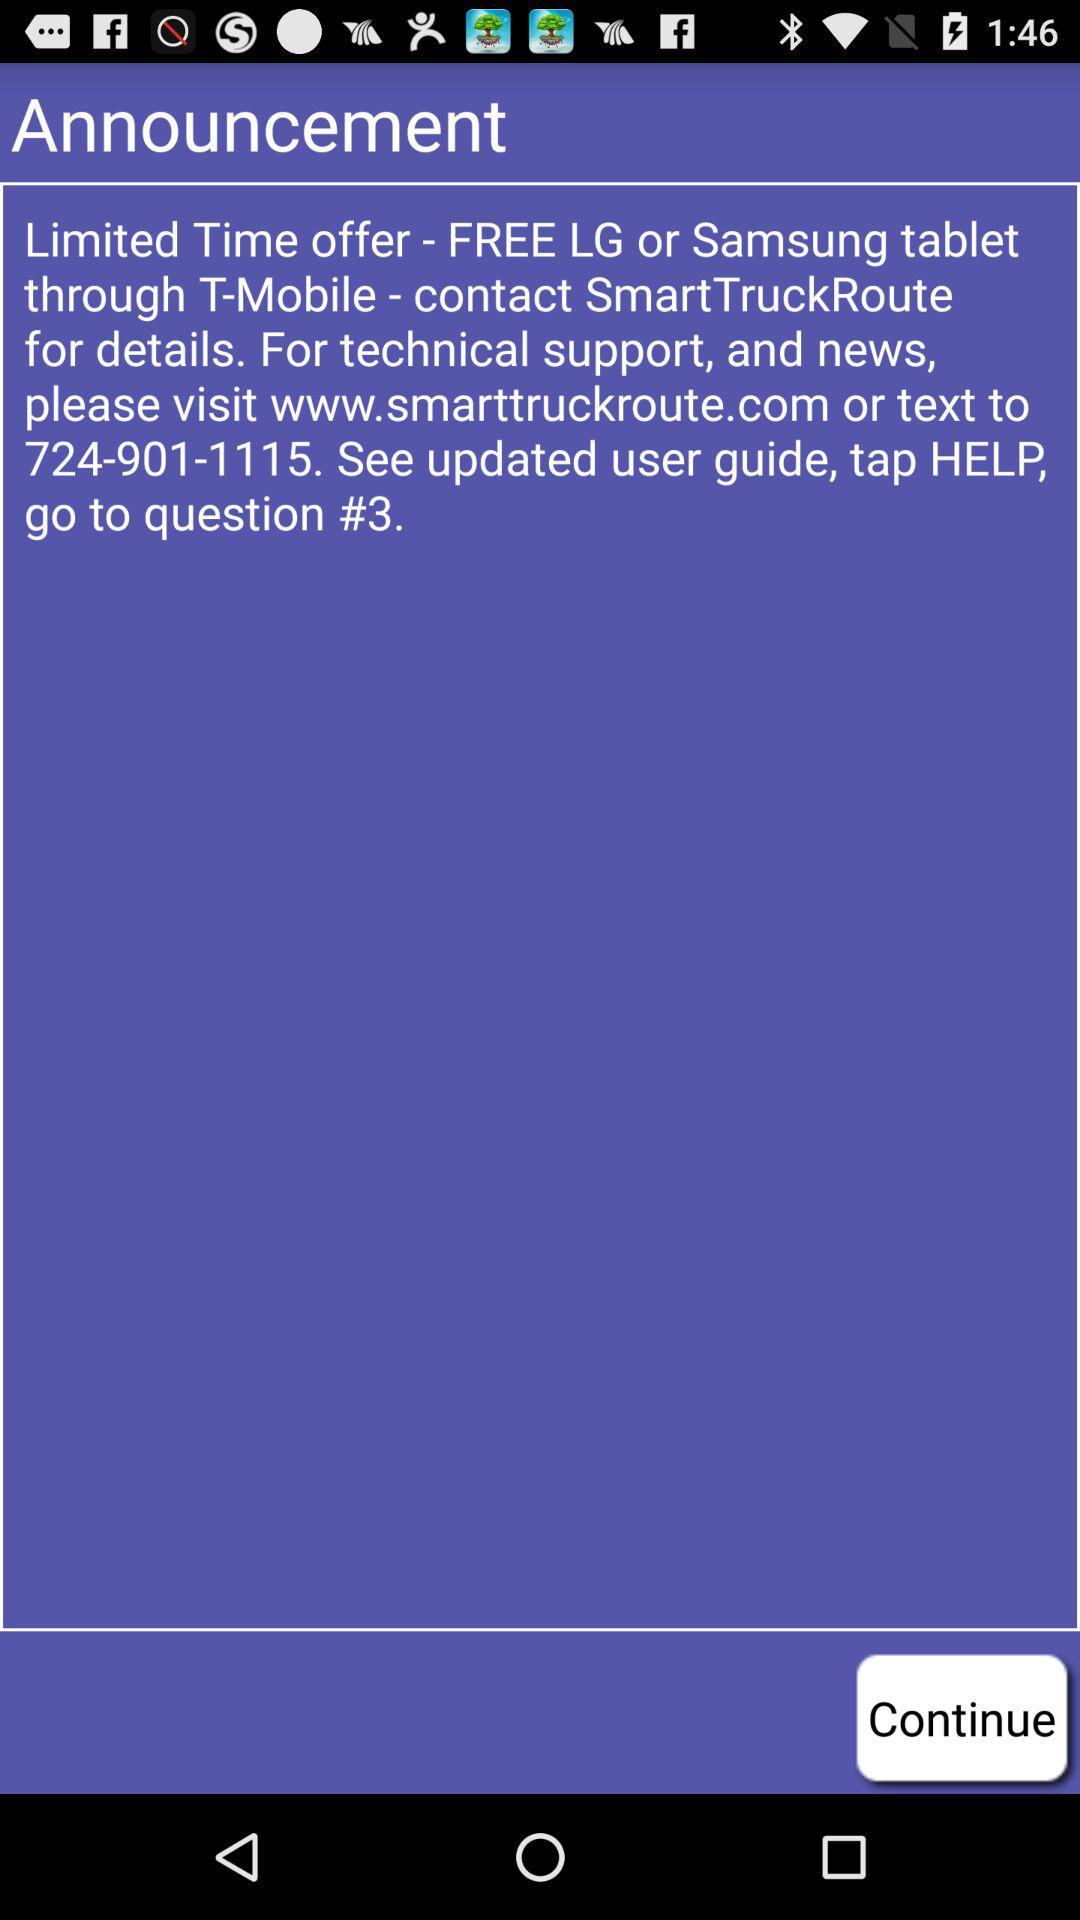  I want to click on continue, so click(960, 1716).